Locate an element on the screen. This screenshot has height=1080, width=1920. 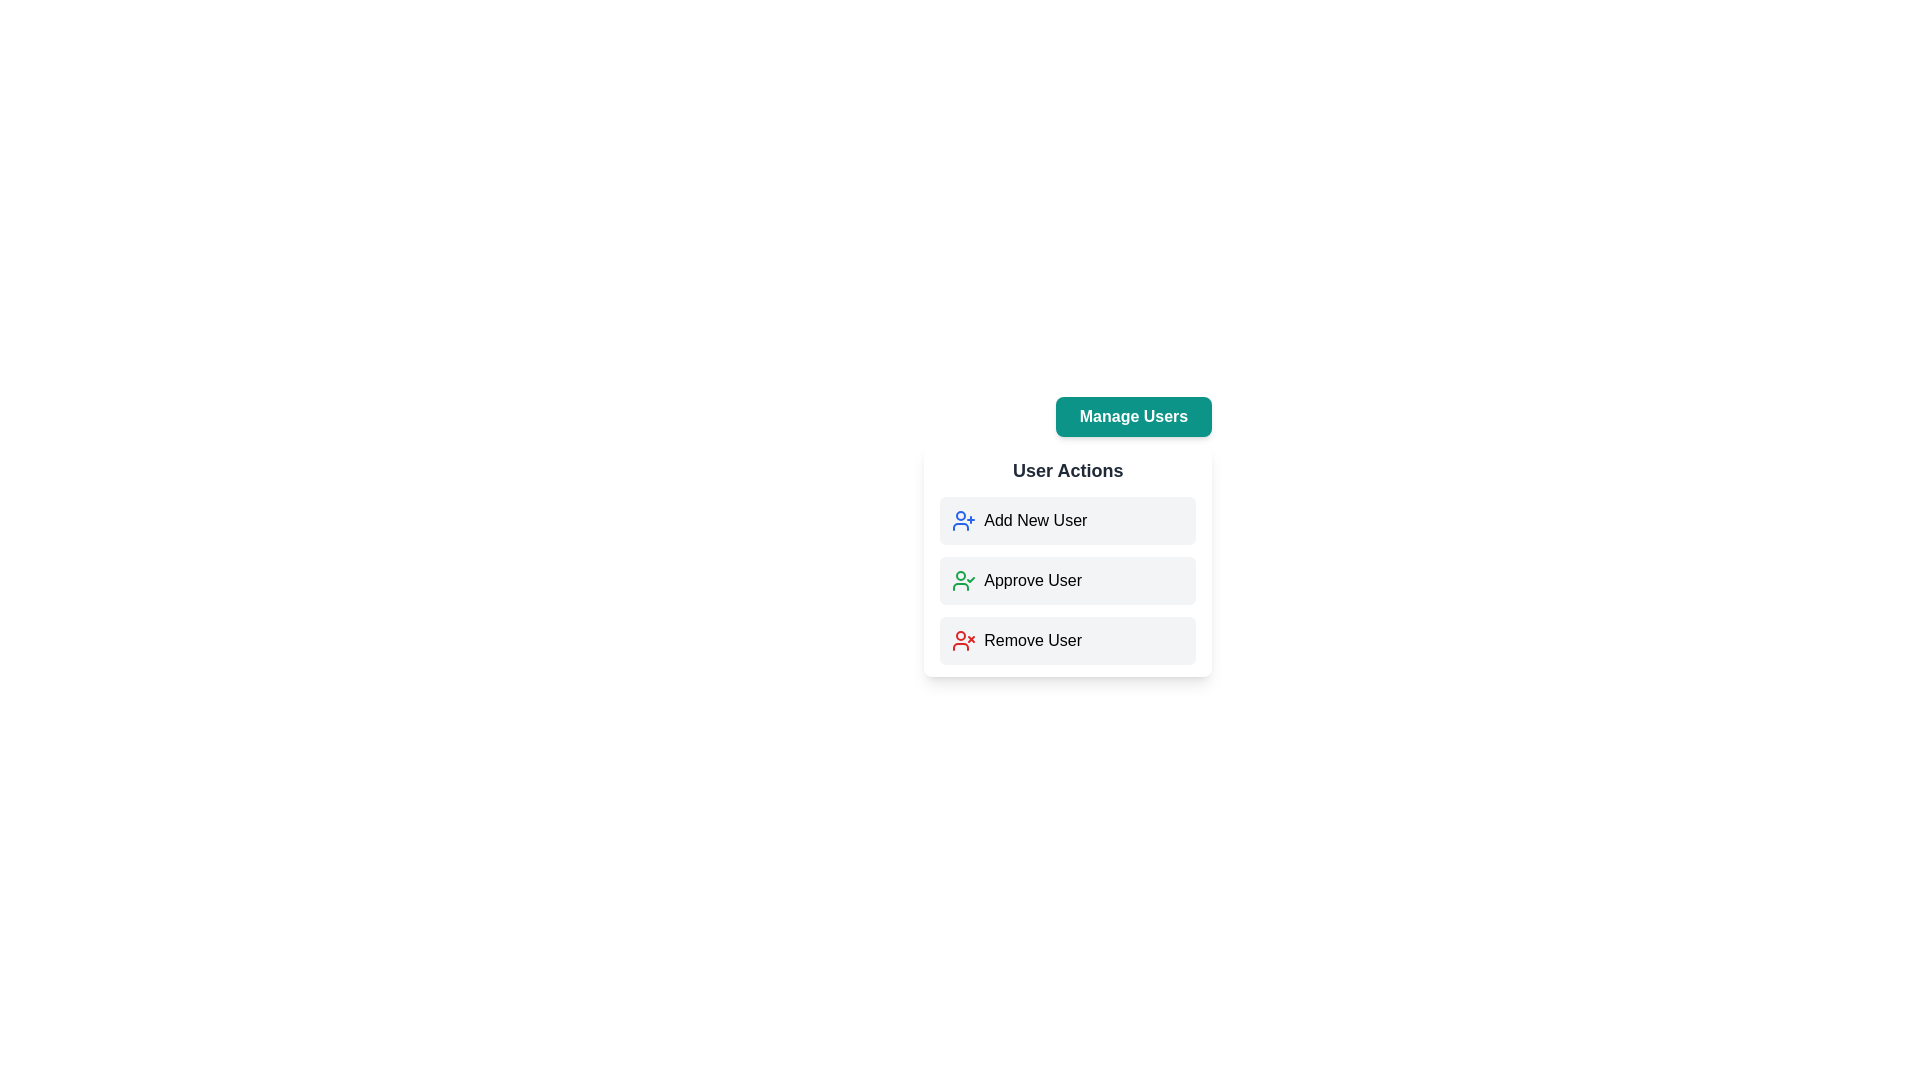
the 'Approve User' button, which is the second button in the 'User Actions' panel, to approve the user is located at coordinates (1067, 581).